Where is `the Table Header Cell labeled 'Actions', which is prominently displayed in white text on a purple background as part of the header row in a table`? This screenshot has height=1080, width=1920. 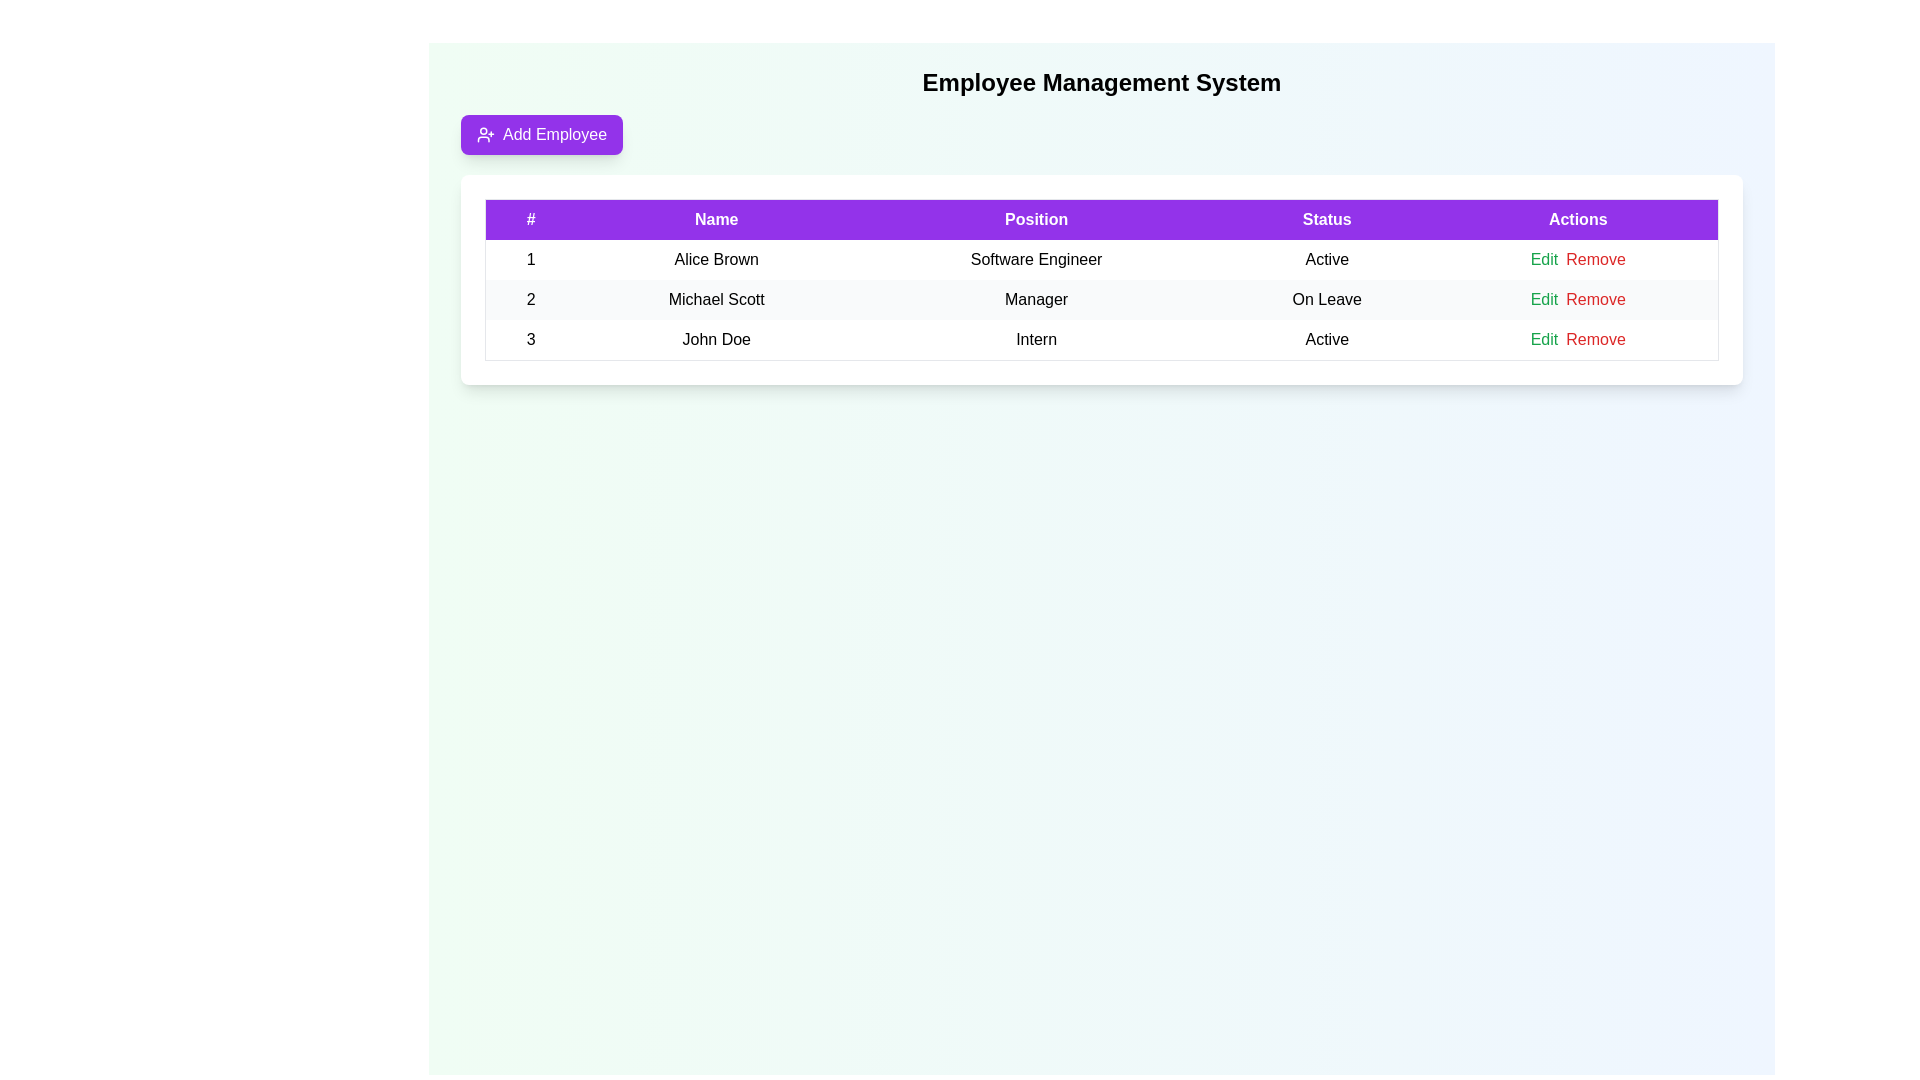 the Table Header Cell labeled 'Actions', which is prominently displayed in white text on a purple background as part of the header row in a table is located at coordinates (1577, 219).